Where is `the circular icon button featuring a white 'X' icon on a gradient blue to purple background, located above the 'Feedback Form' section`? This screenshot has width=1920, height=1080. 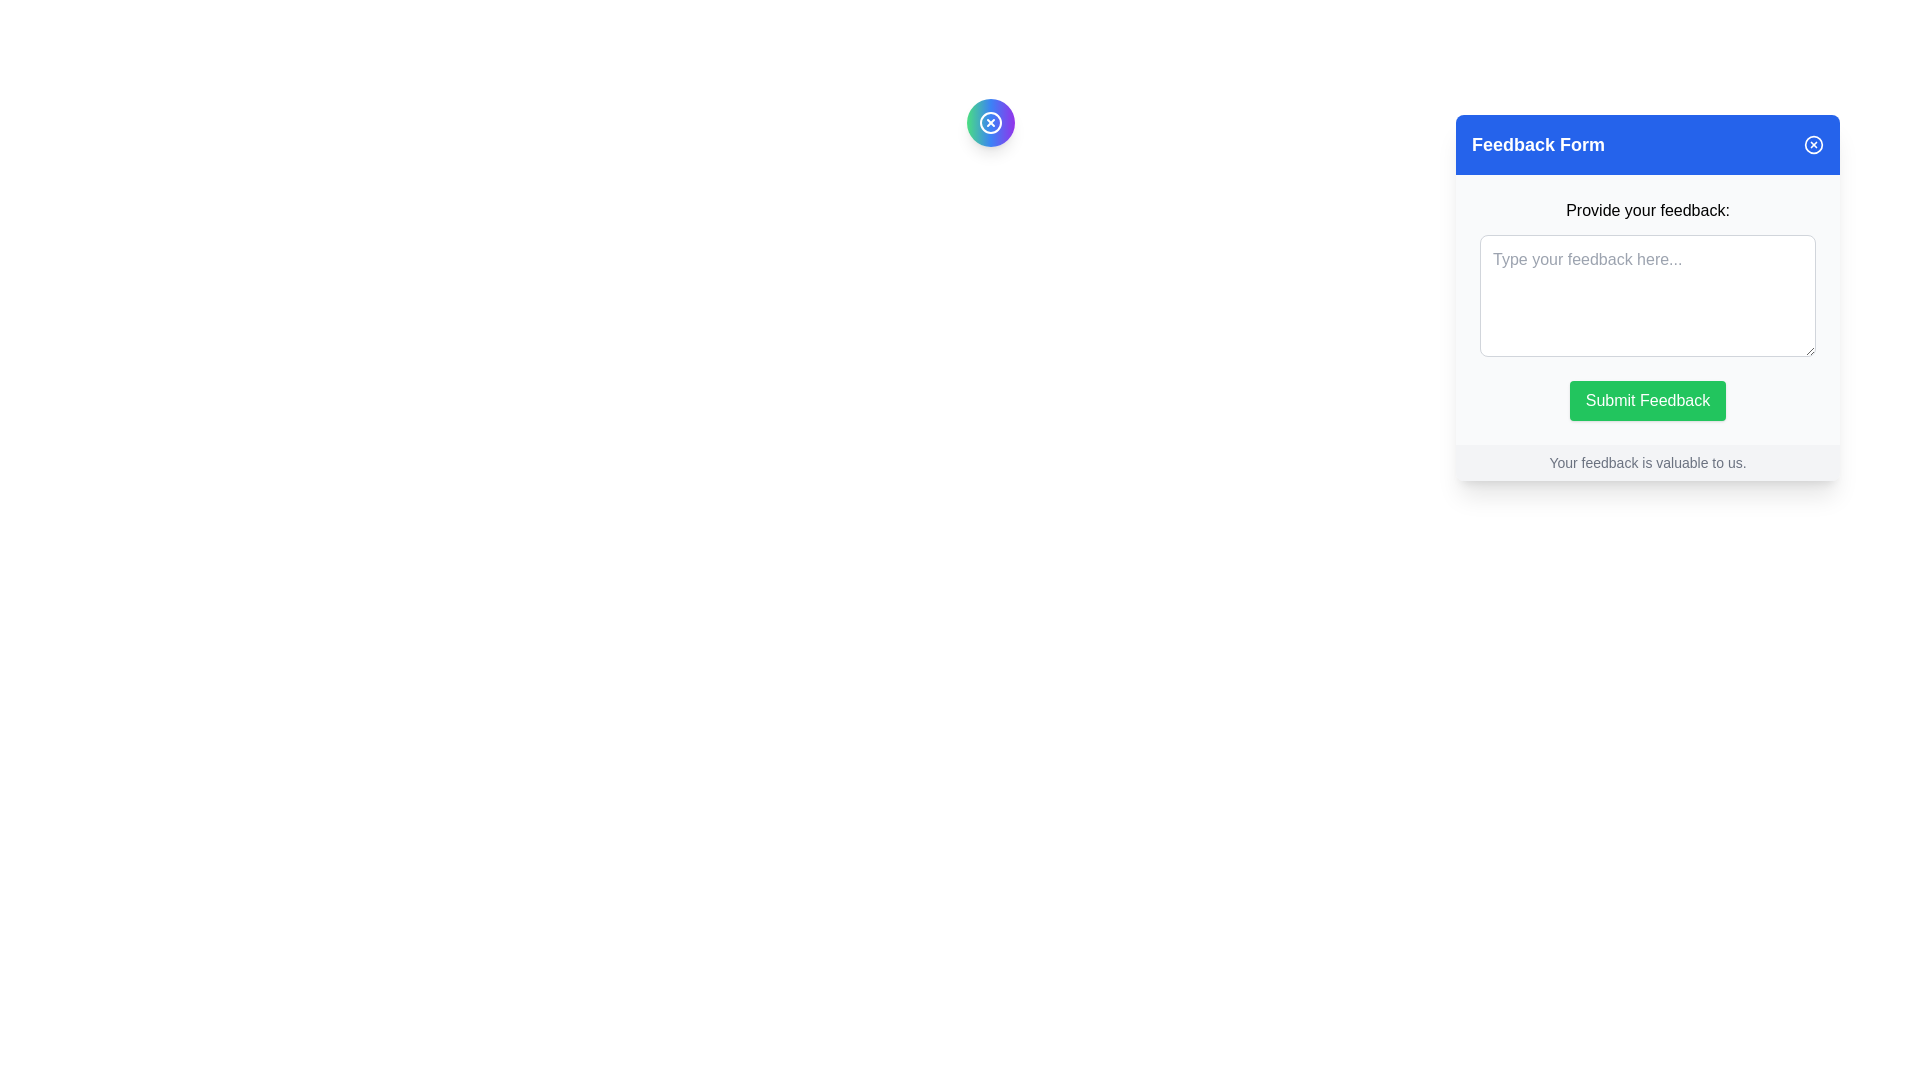
the circular icon button featuring a white 'X' icon on a gradient blue to purple background, located above the 'Feedback Form' section is located at coordinates (1814, 144).